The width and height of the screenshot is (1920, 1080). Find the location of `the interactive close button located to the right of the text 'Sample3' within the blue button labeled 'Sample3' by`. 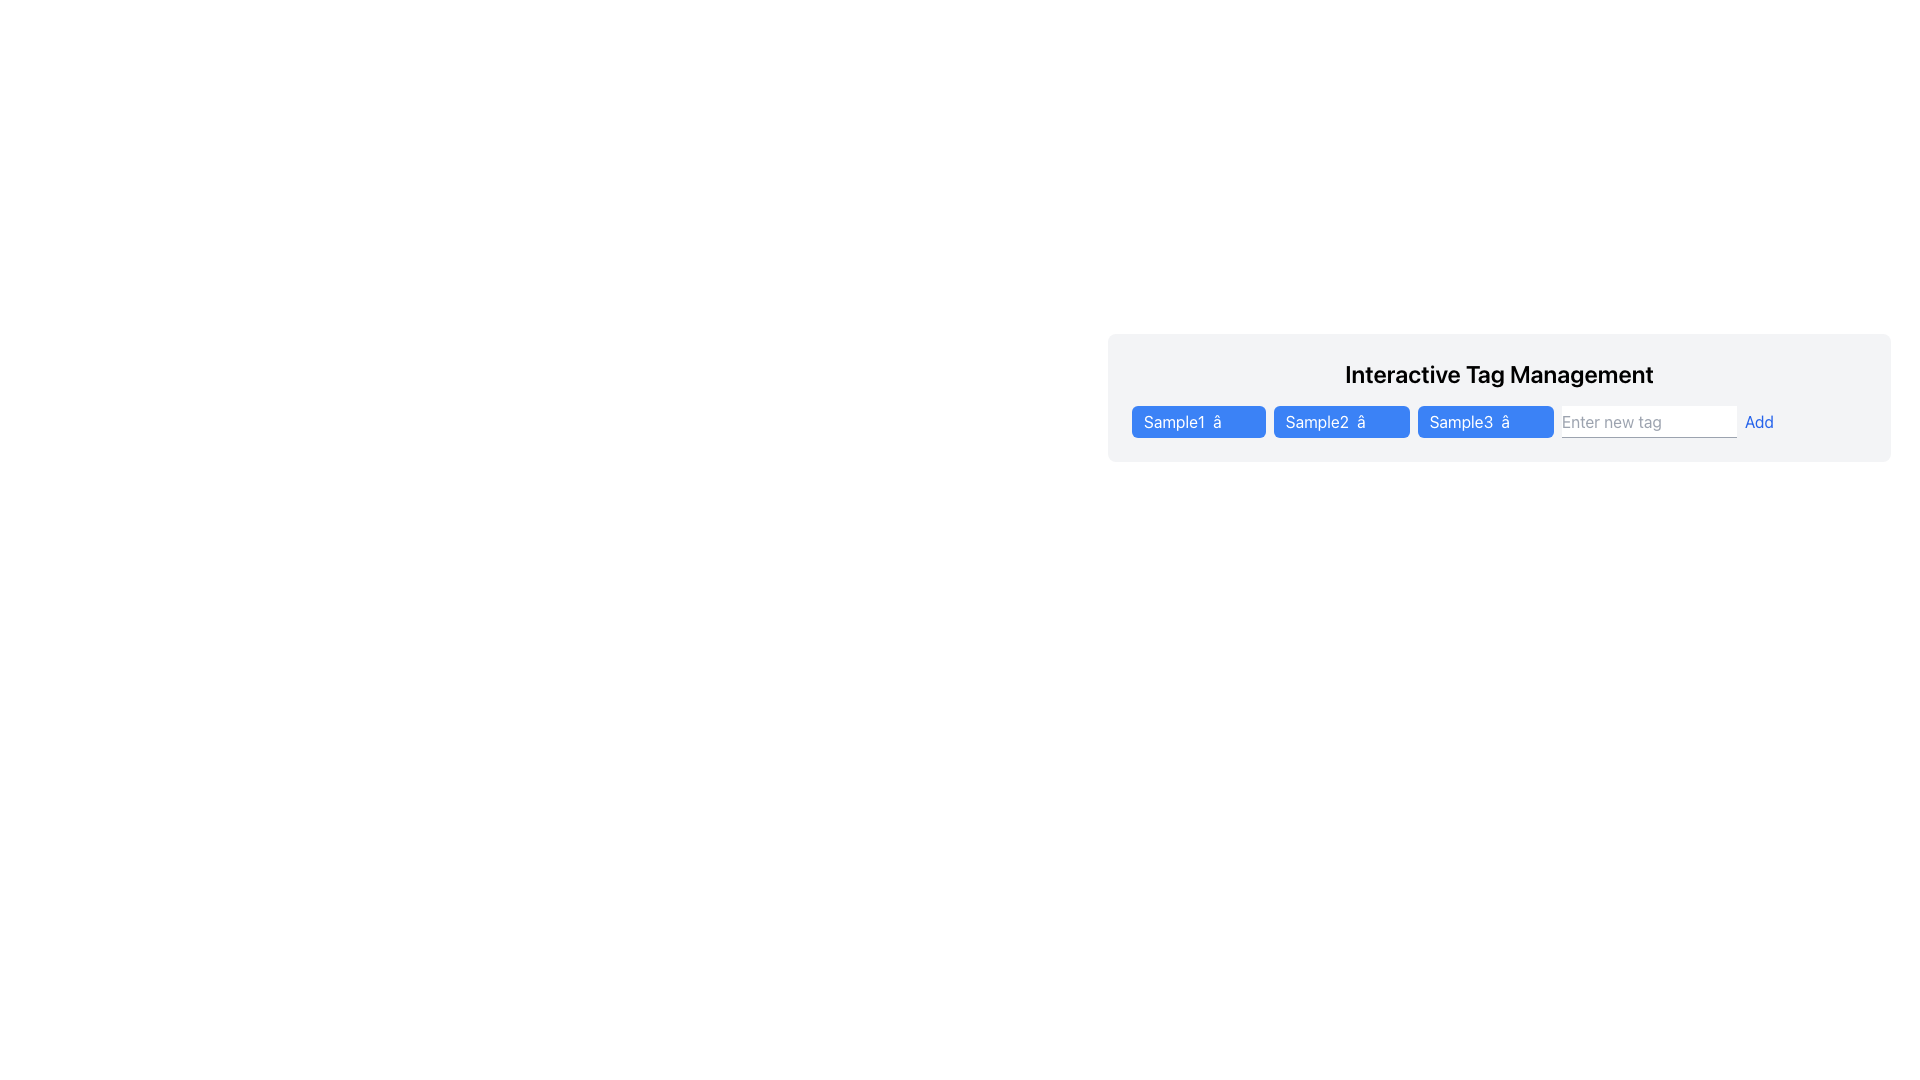

the interactive close button located to the right of the text 'Sample3' within the blue button labeled 'Sample3' by is located at coordinates (1520, 420).